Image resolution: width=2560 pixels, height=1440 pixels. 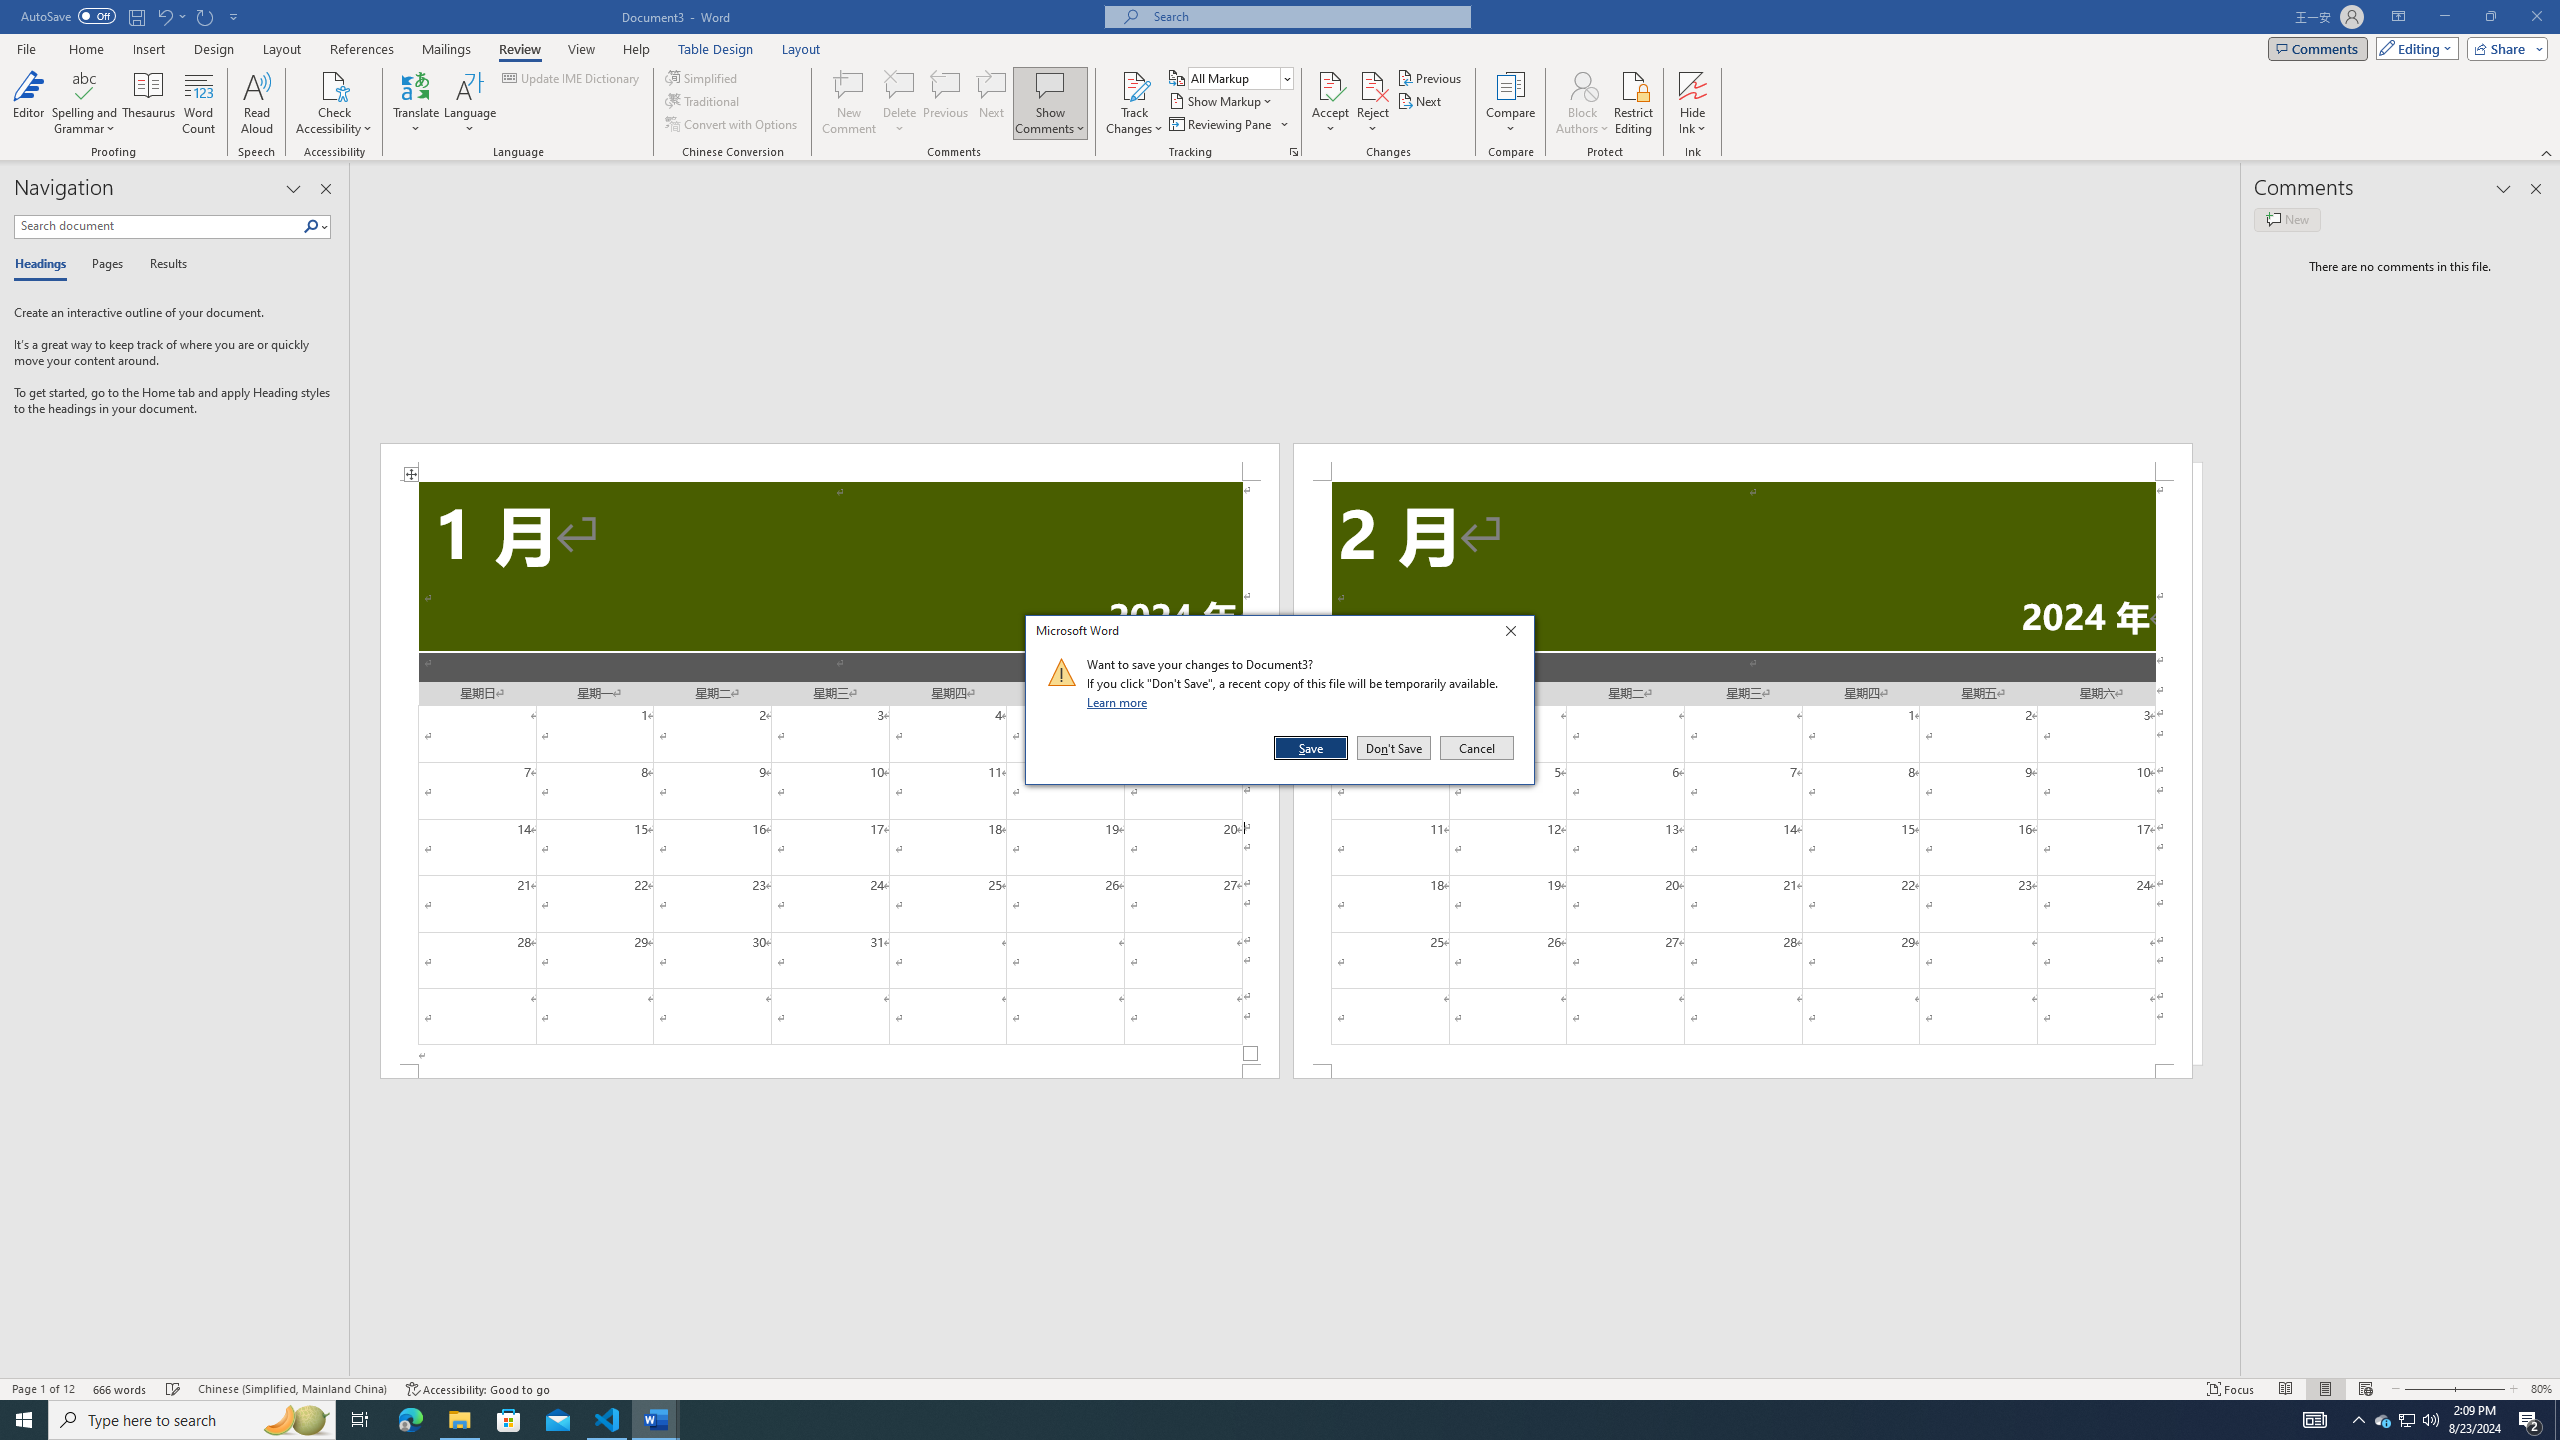 What do you see at coordinates (458, 1418) in the screenshot?
I see `'File Explorer - 1 running window'` at bounding box center [458, 1418].